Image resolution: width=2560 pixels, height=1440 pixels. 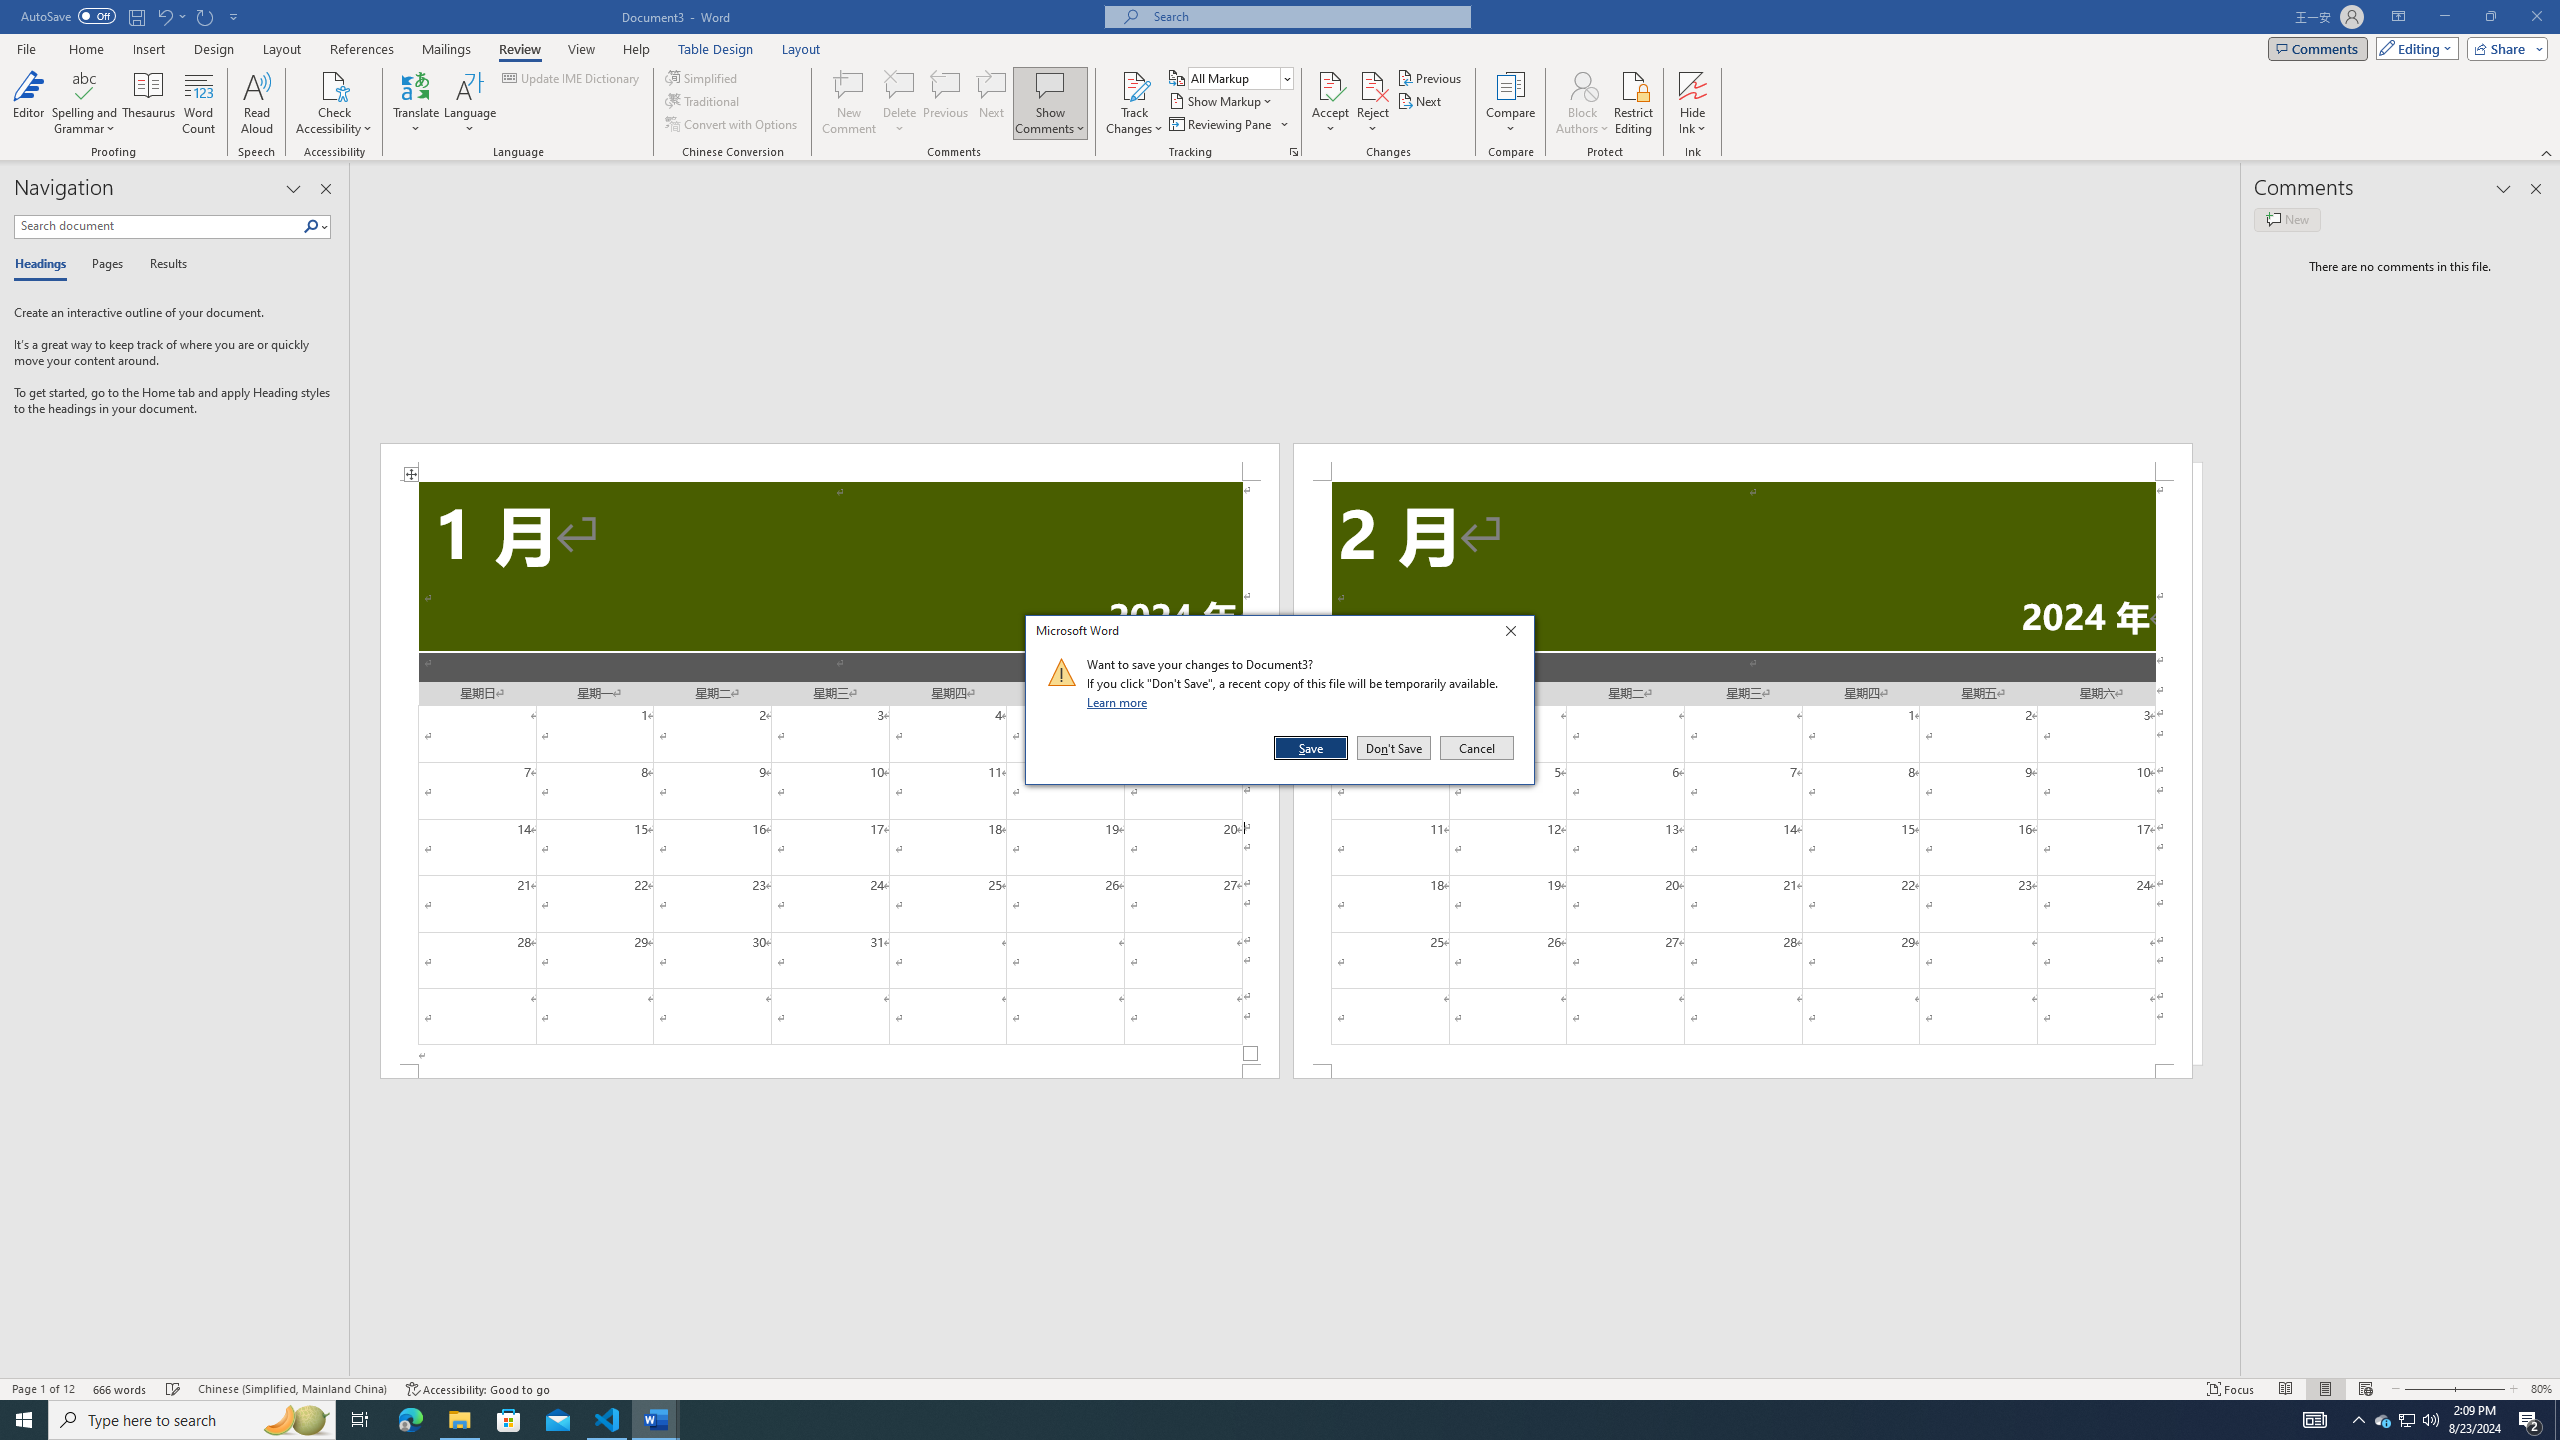 What do you see at coordinates (458, 1418) in the screenshot?
I see `'File Explorer - 1 running window'` at bounding box center [458, 1418].